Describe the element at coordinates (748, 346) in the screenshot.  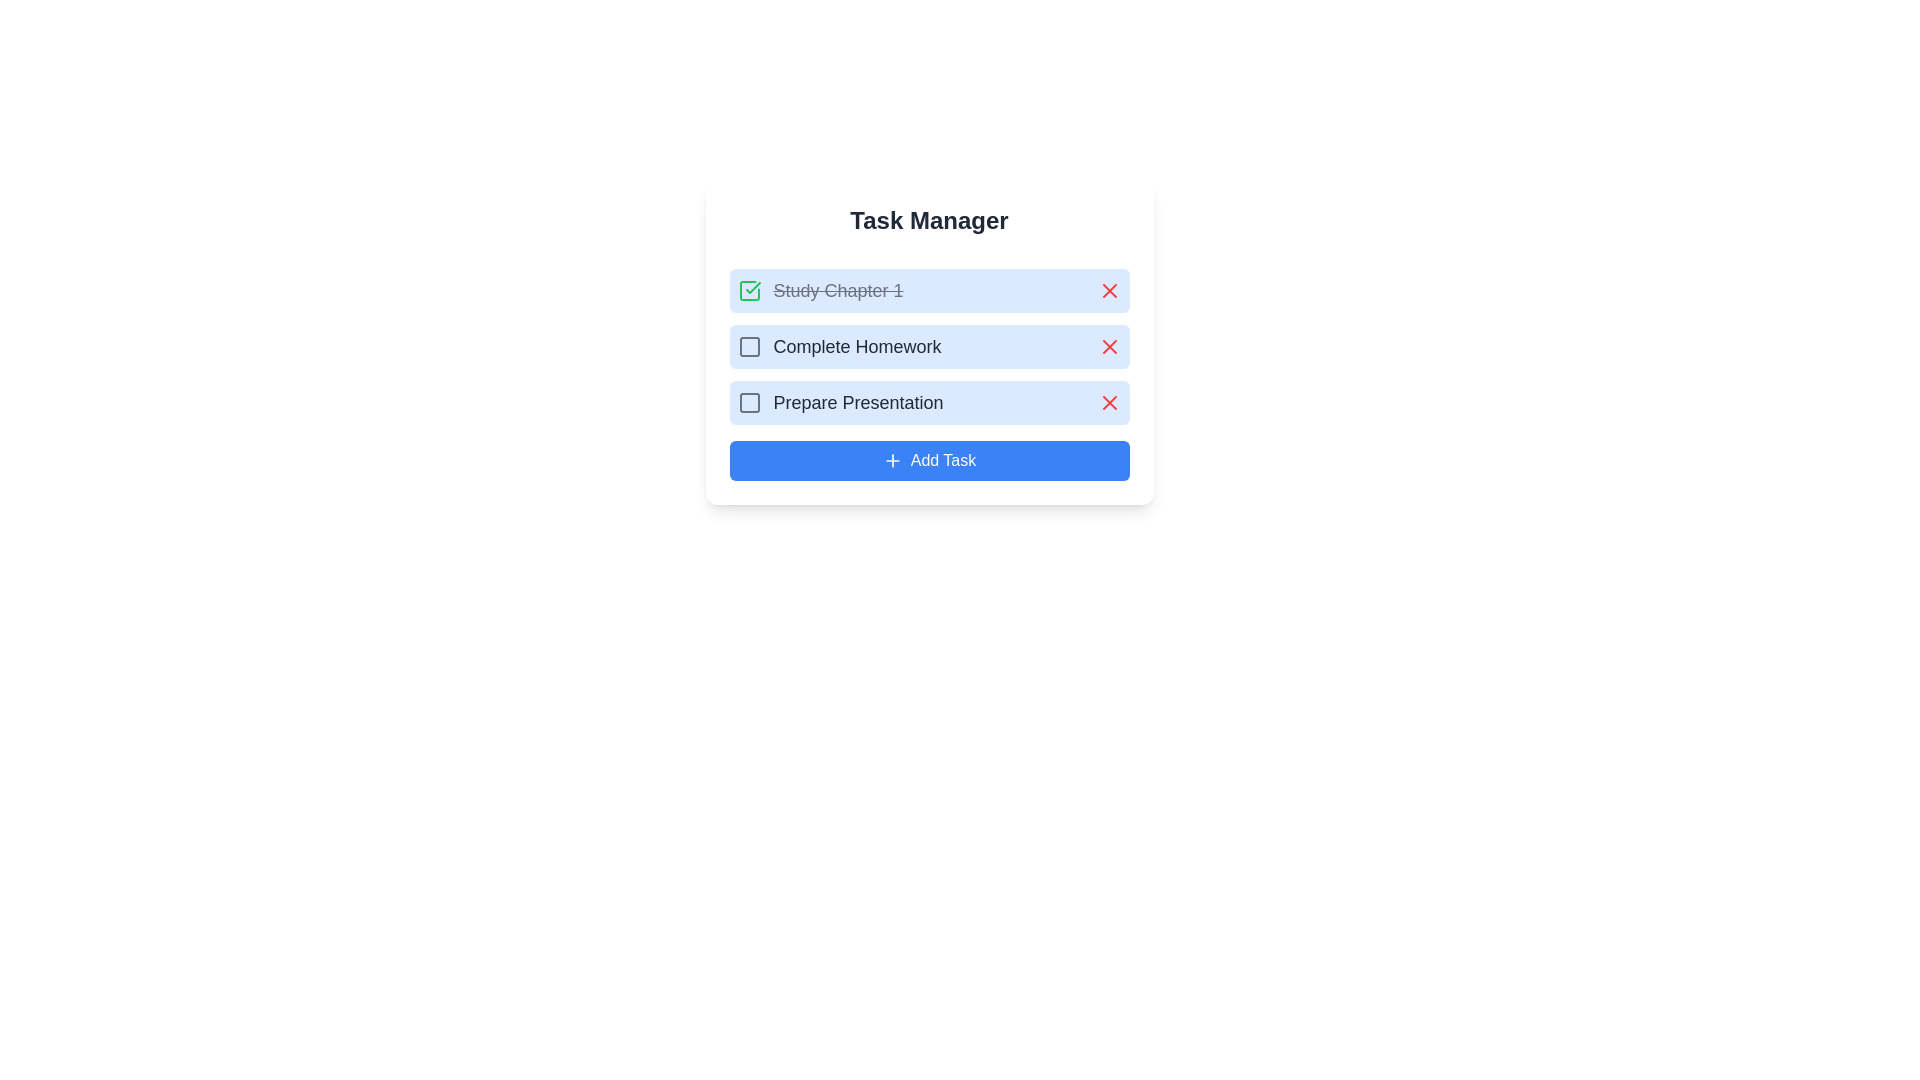
I see `the SVG-based custom icon representing the task status for 'Complete Homework' in the Task Manager card, located in the second row` at that location.